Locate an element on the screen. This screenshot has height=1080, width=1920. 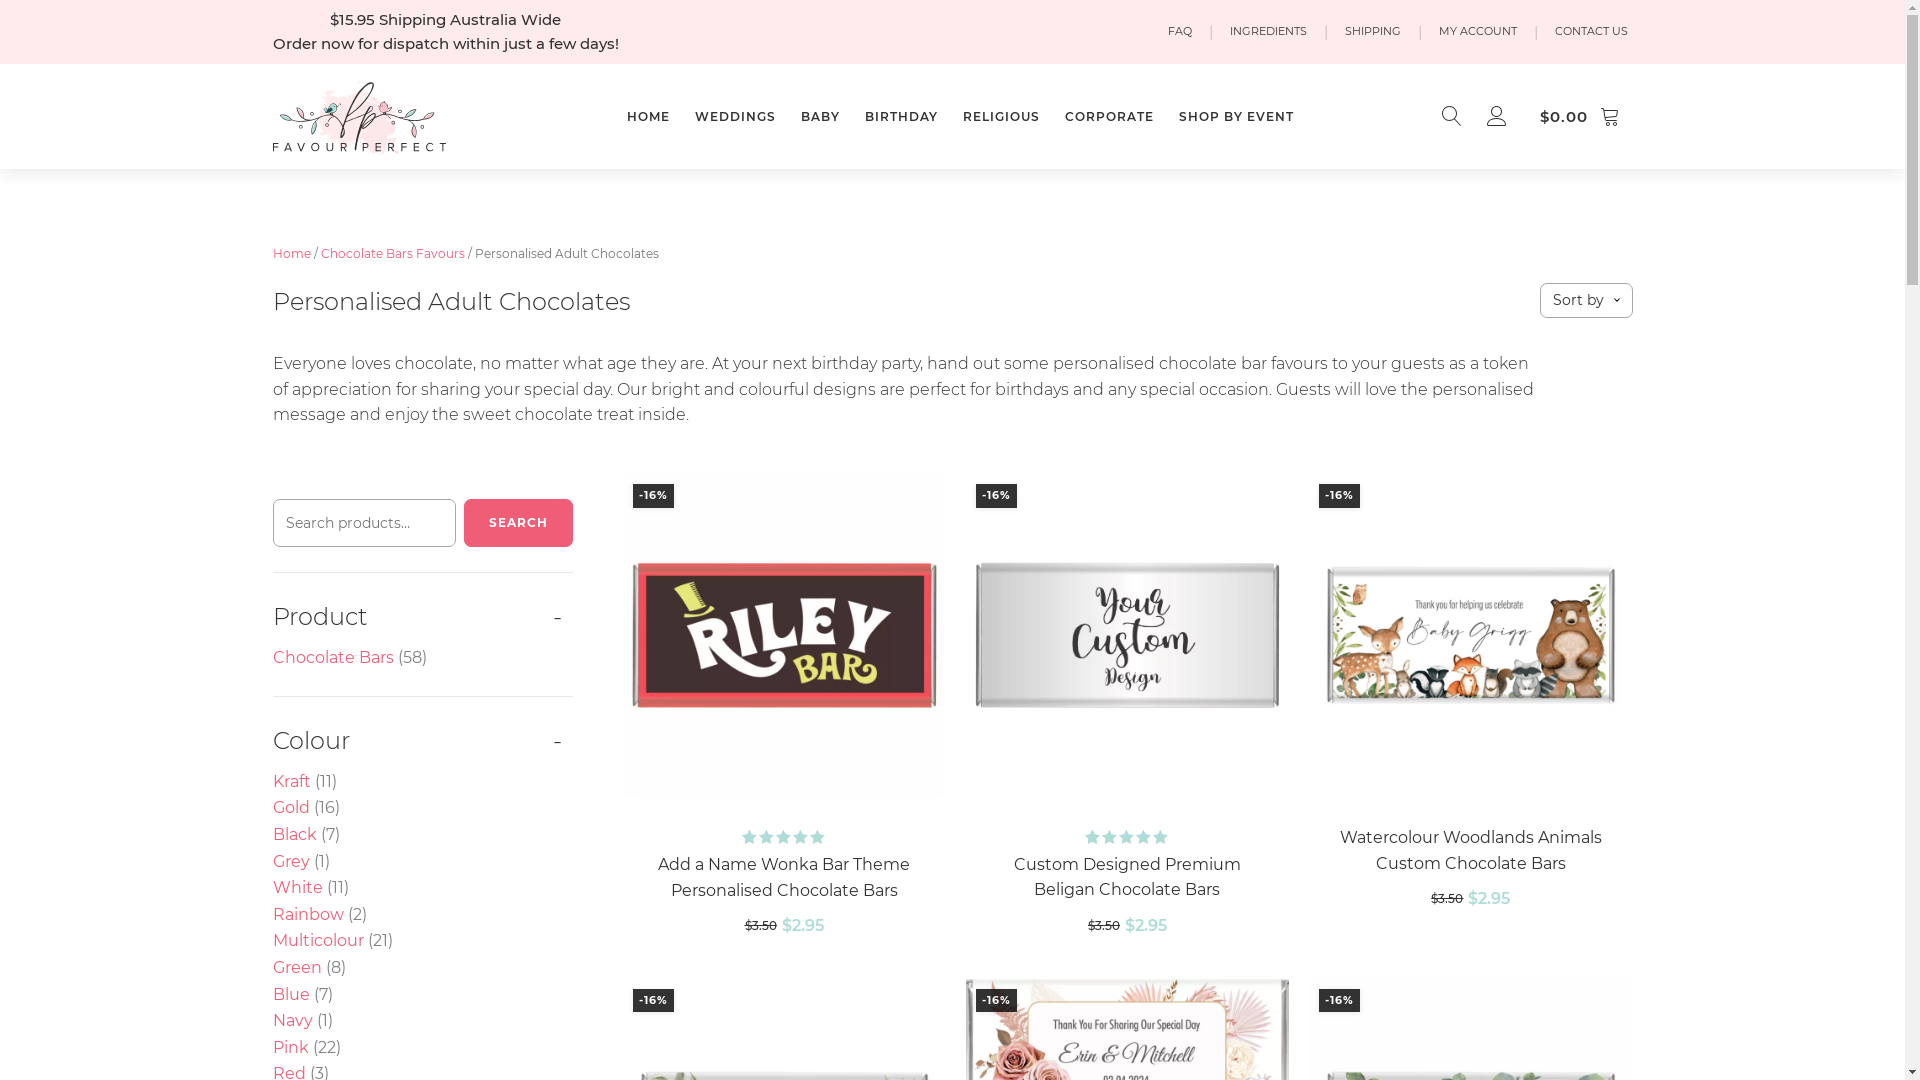
'CONTACT US' is located at coordinates (1590, 31).